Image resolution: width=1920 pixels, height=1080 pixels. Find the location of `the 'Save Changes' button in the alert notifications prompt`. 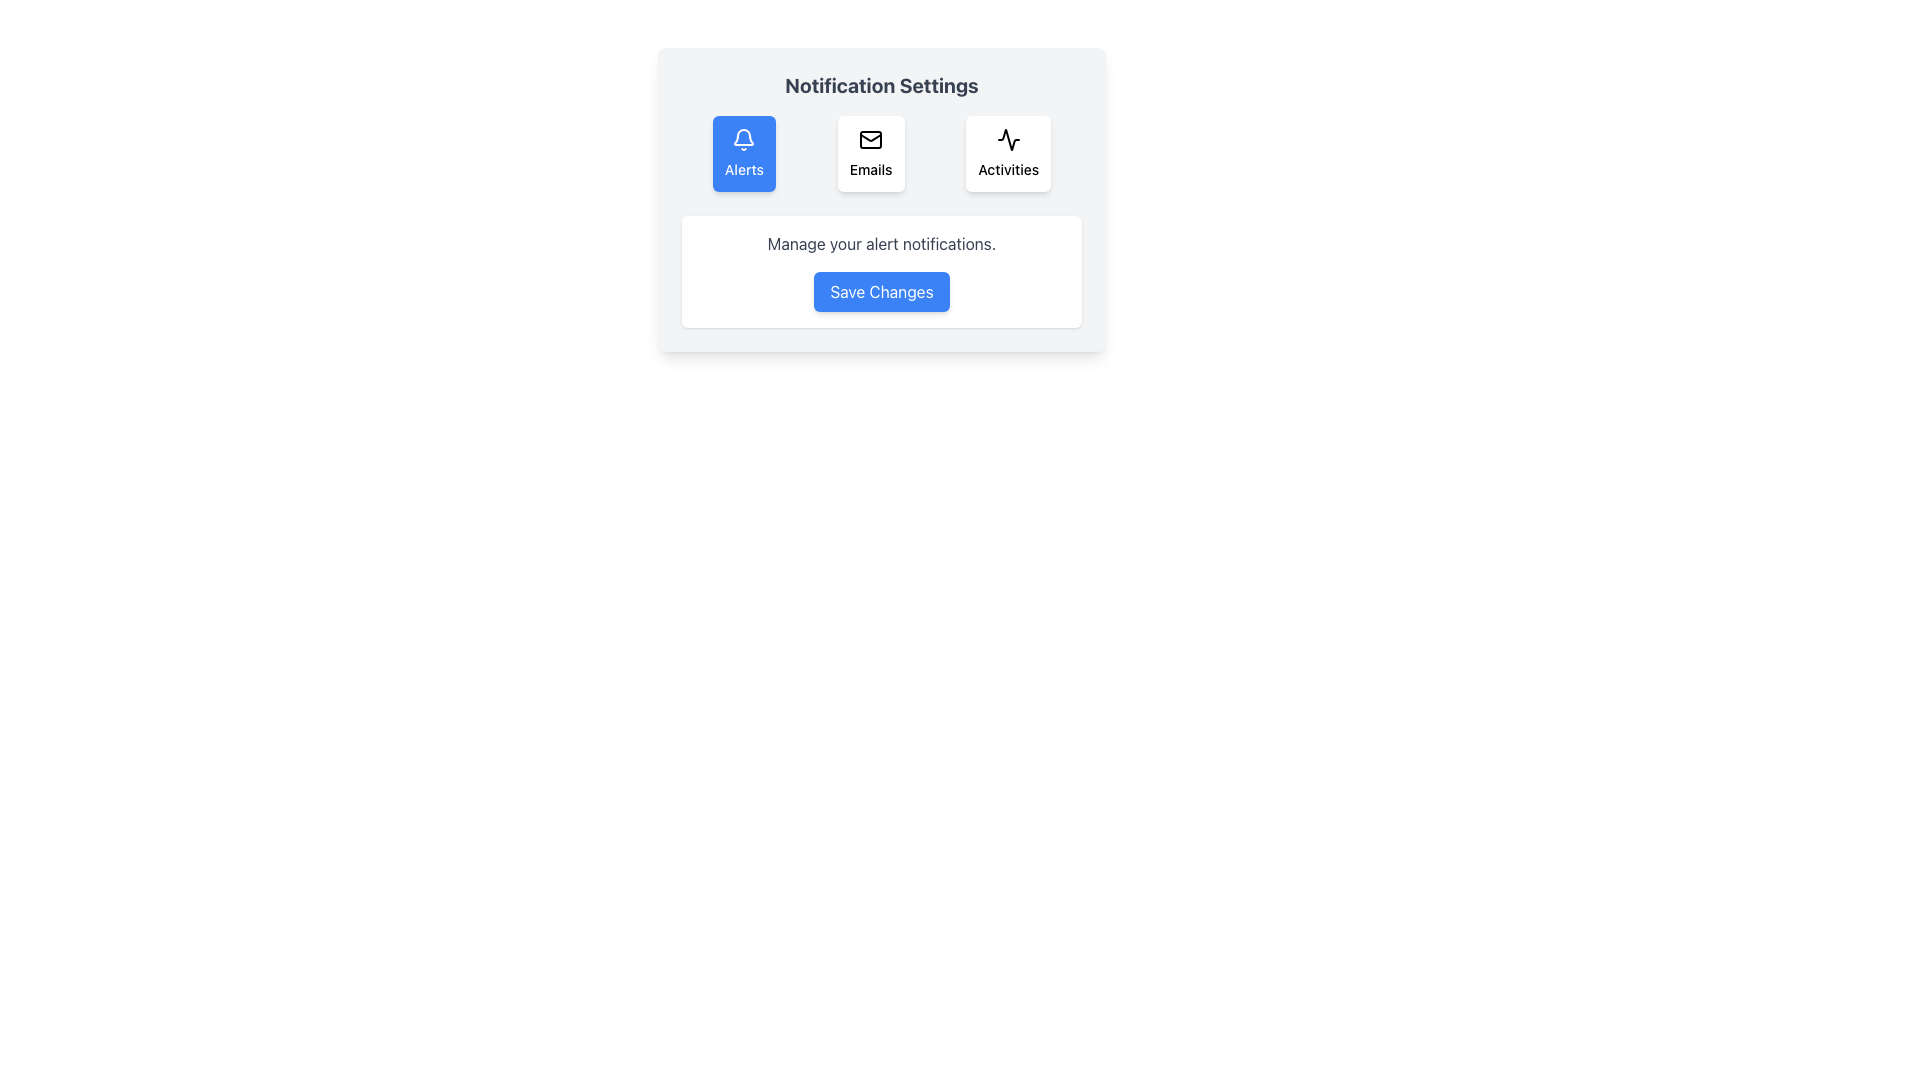

the 'Save Changes' button in the alert notifications prompt is located at coordinates (881, 272).